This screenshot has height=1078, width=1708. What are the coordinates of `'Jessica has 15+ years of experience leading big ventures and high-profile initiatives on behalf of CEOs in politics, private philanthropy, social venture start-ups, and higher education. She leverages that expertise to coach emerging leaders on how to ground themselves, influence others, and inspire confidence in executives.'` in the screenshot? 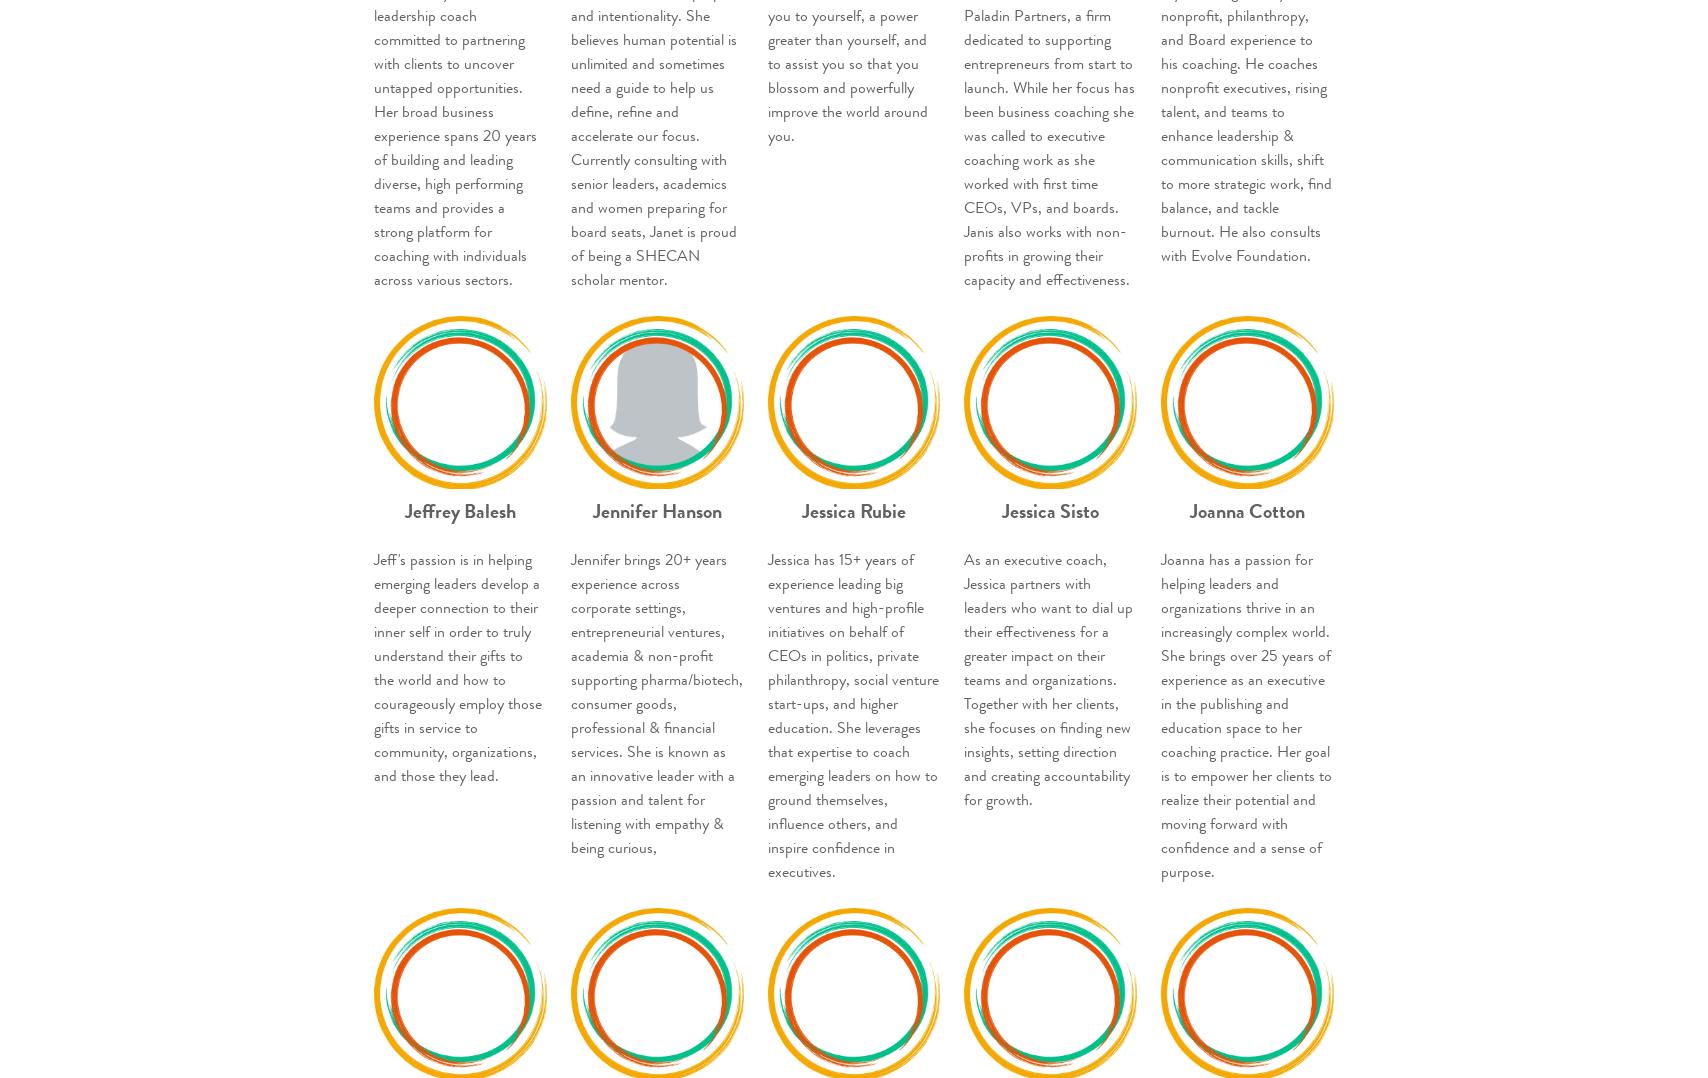 It's located at (852, 714).